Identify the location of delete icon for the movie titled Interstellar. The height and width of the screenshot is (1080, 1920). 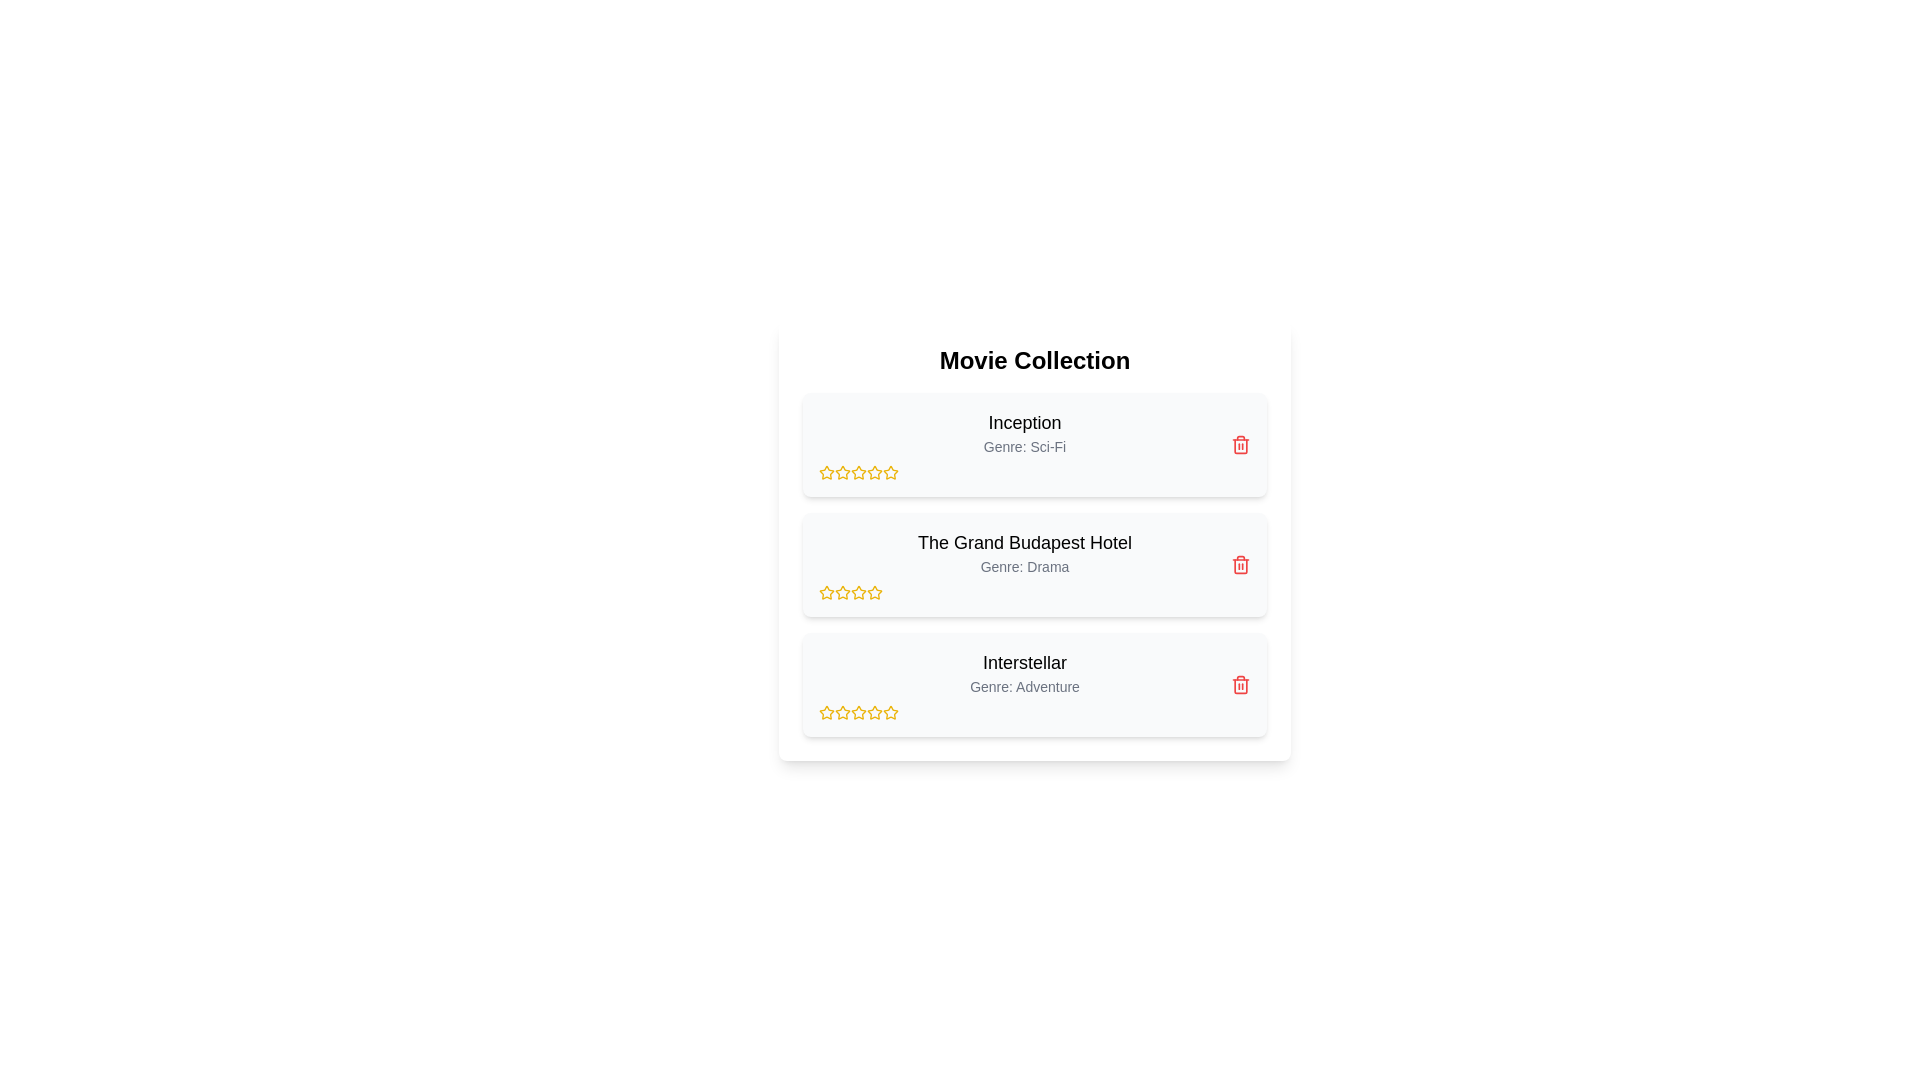
(1240, 684).